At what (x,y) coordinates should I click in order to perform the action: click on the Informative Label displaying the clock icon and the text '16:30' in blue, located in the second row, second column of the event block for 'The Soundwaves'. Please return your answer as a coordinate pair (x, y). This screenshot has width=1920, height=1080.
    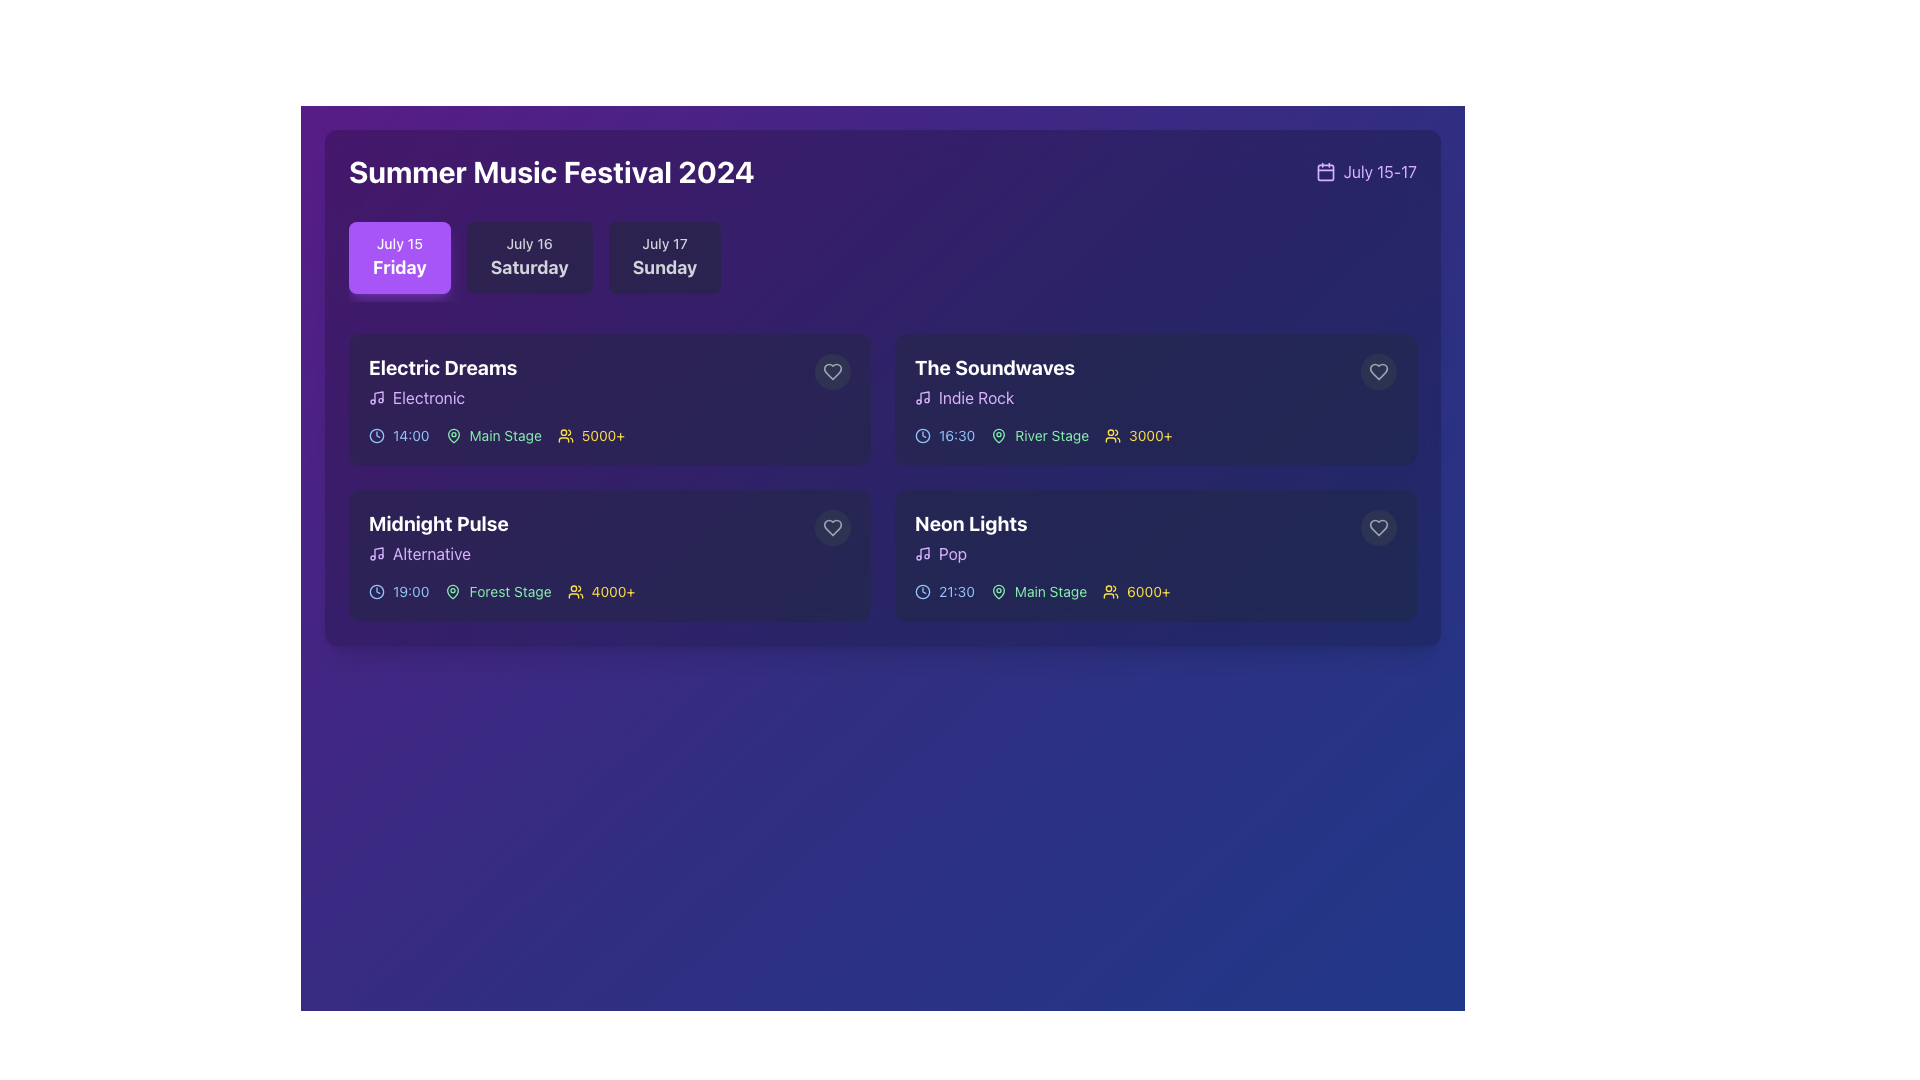
    Looking at the image, I should click on (944, 434).